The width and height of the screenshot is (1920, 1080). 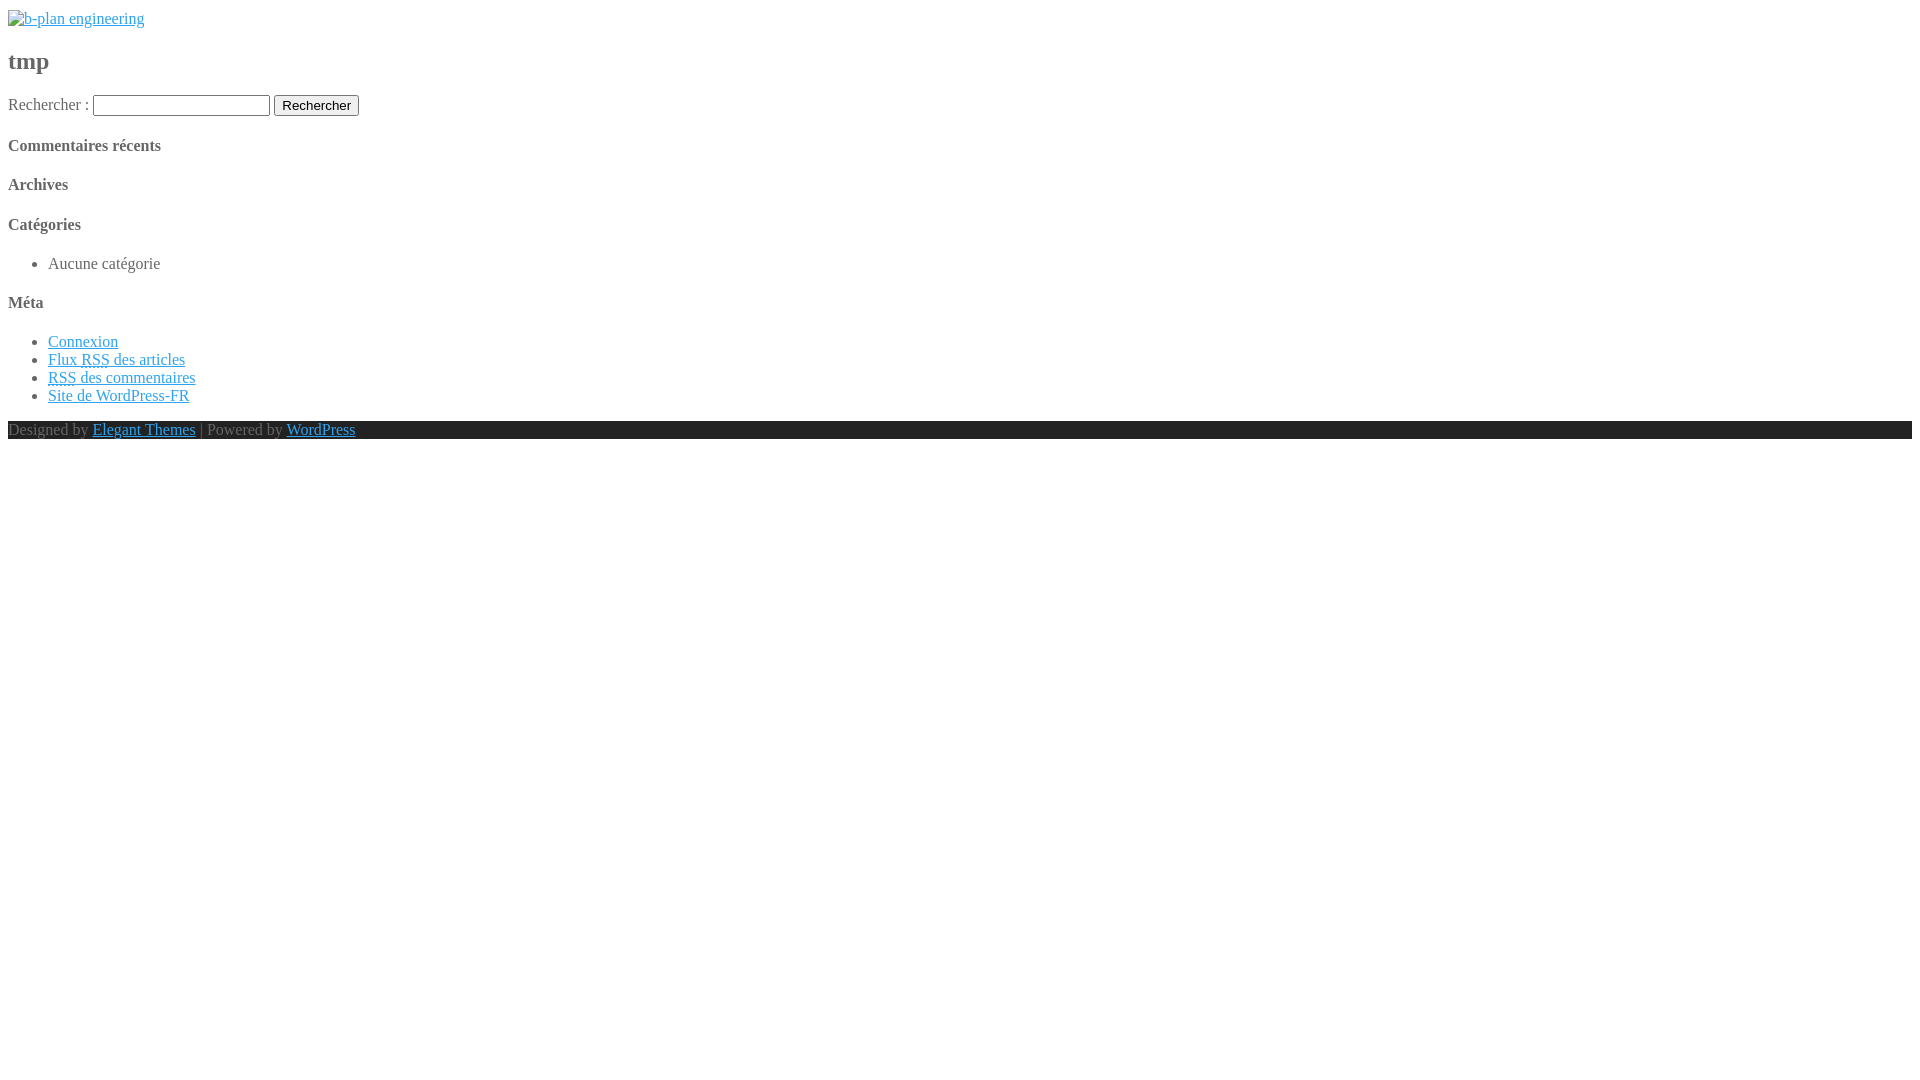 What do you see at coordinates (90, 428) in the screenshot?
I see `'Elegant Themes'` at bounding box center [90, 428].